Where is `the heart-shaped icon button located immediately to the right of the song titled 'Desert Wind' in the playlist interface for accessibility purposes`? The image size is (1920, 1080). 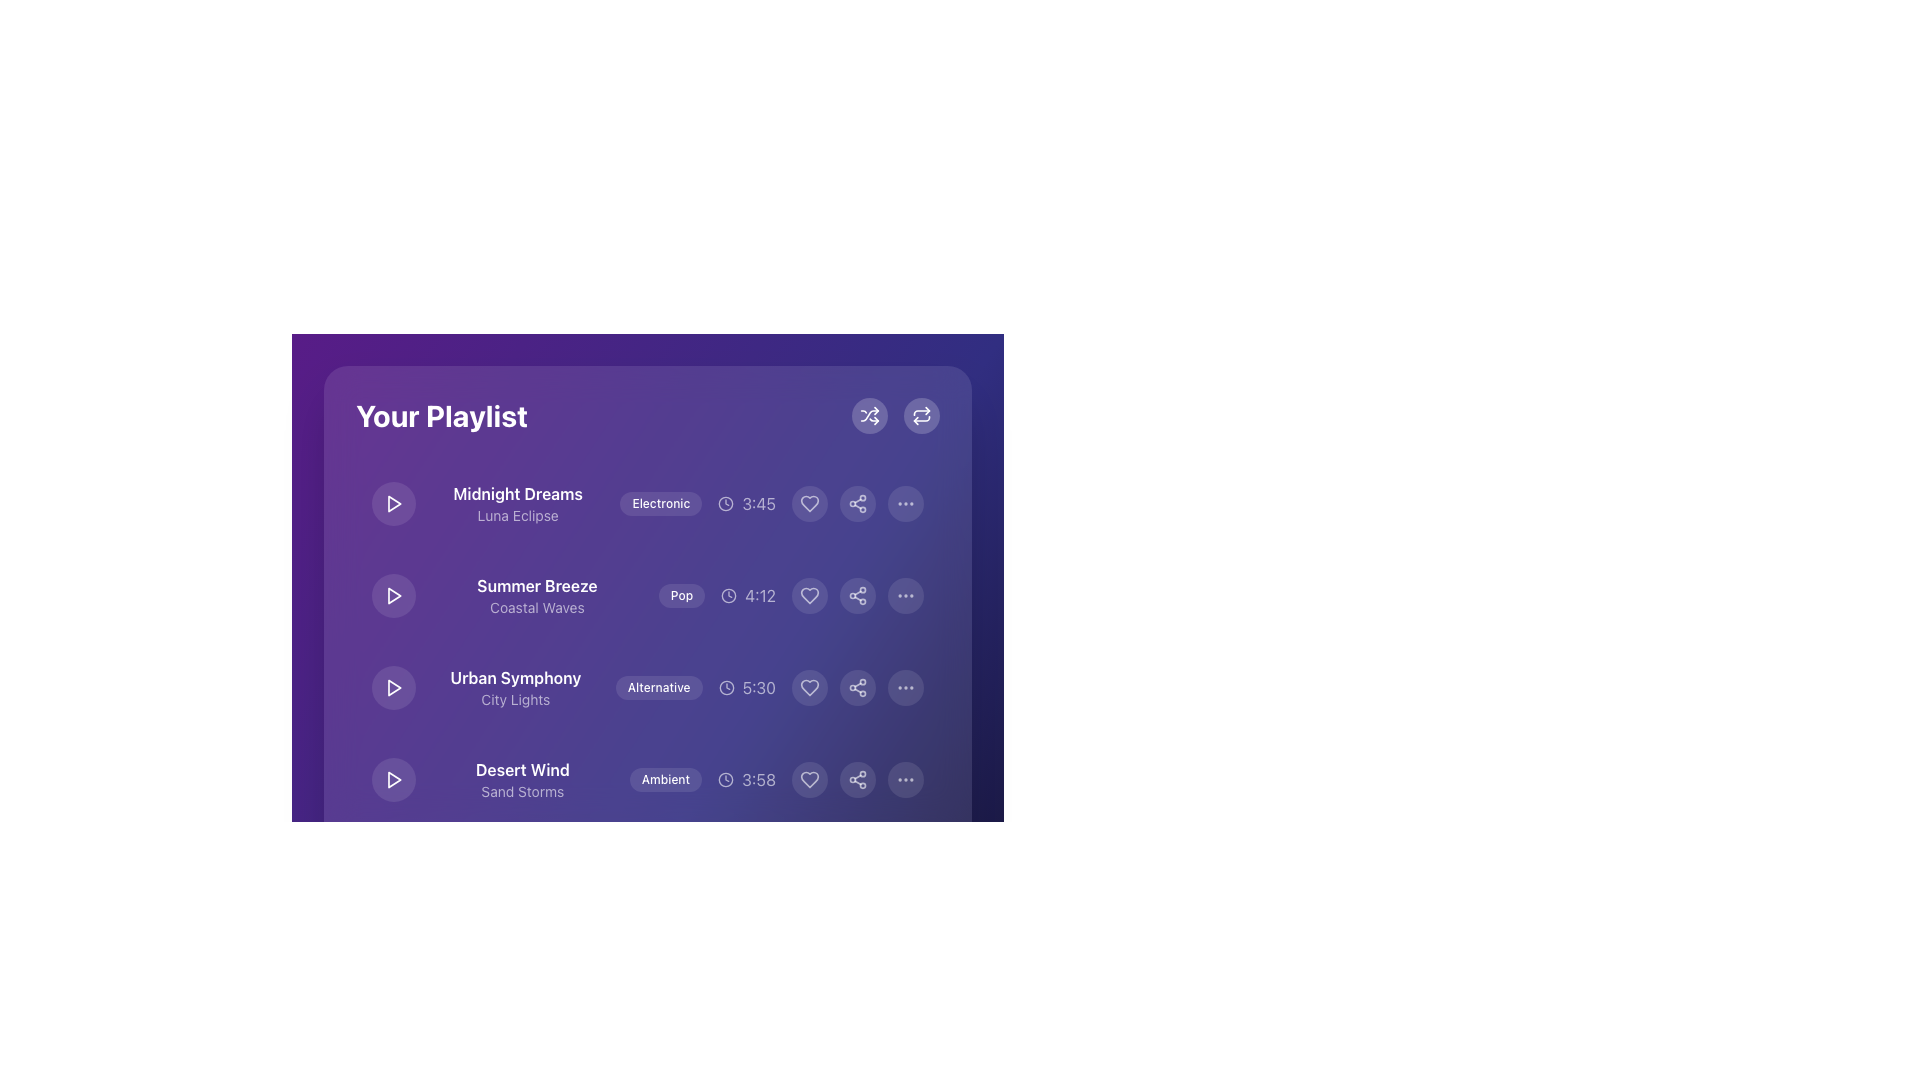
the heart-shaped icon button located immediately to the right of the song titled 'Desert Wind' in the playlist interface for accessibility purposes is located at coordinates (810, 870).